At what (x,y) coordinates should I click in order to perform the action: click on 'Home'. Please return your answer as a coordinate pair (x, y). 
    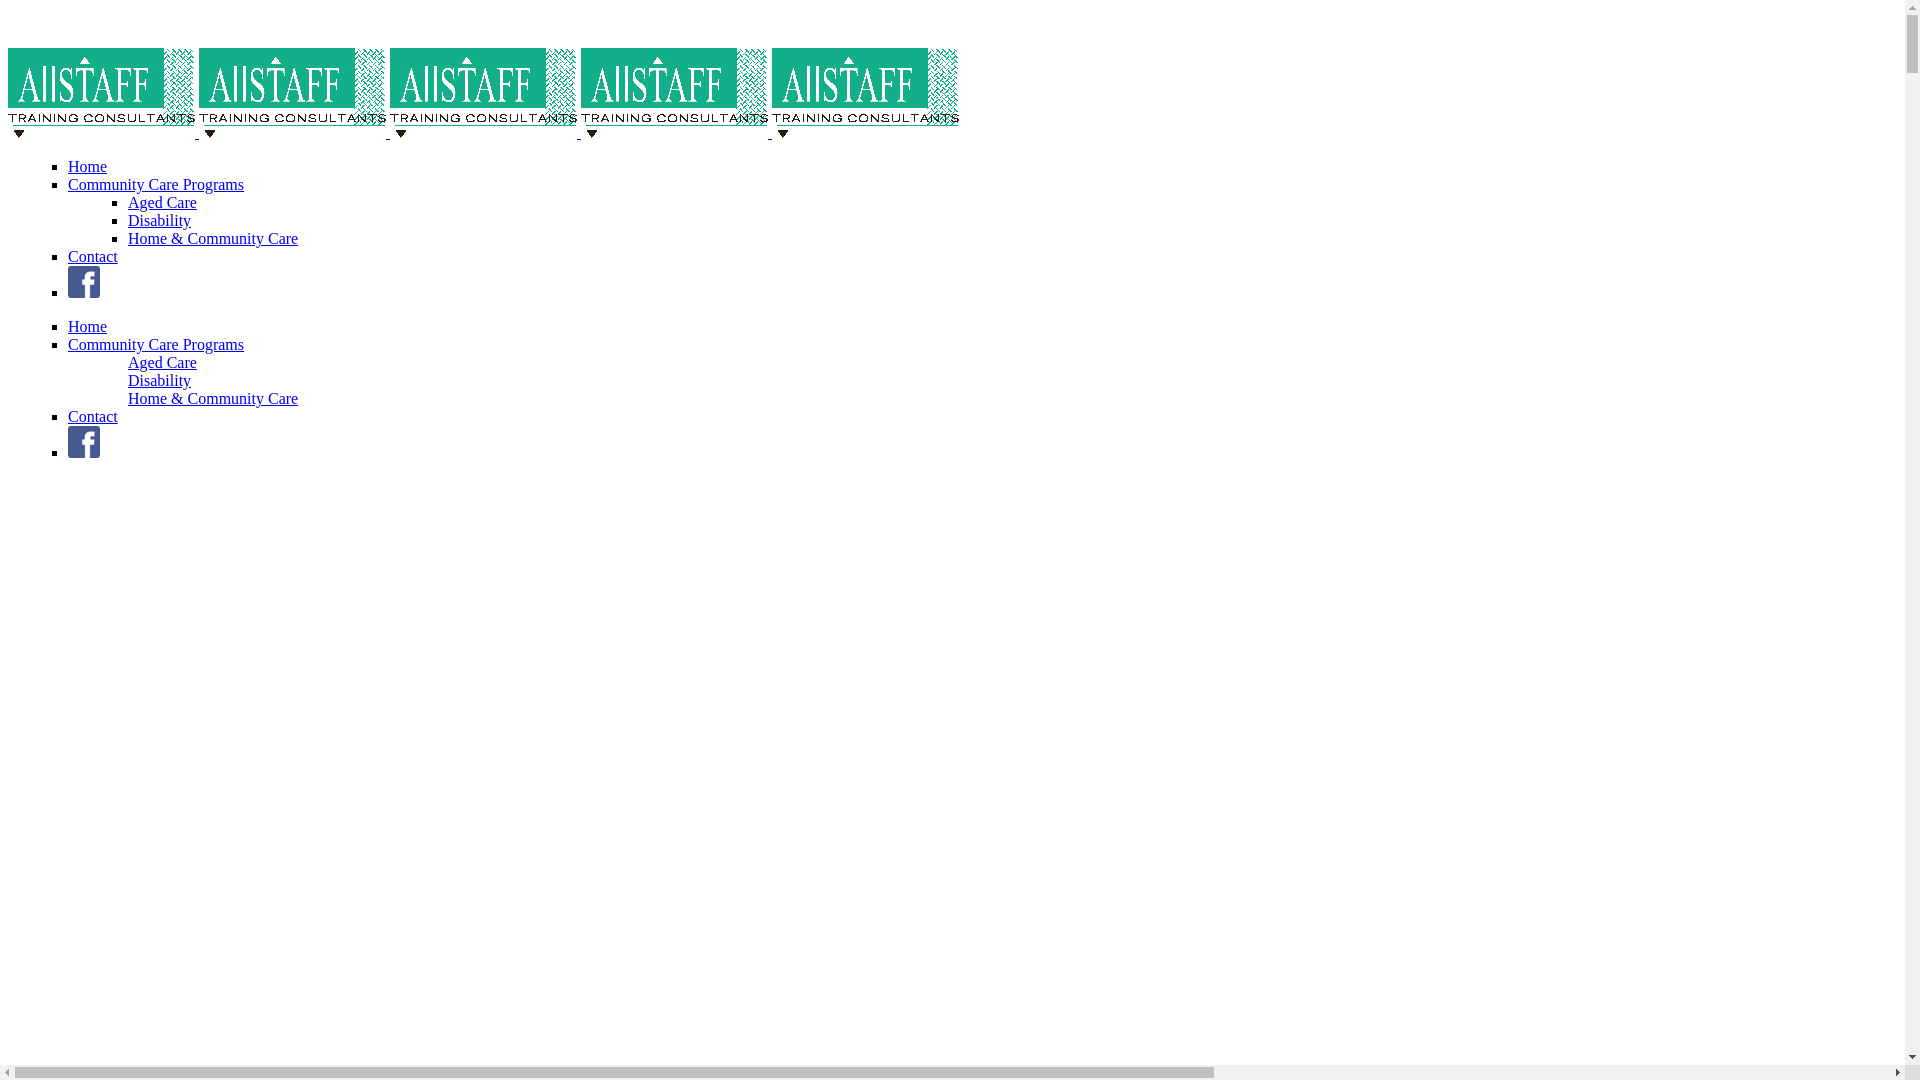
    Looking at the image, I should click on (67, 165).